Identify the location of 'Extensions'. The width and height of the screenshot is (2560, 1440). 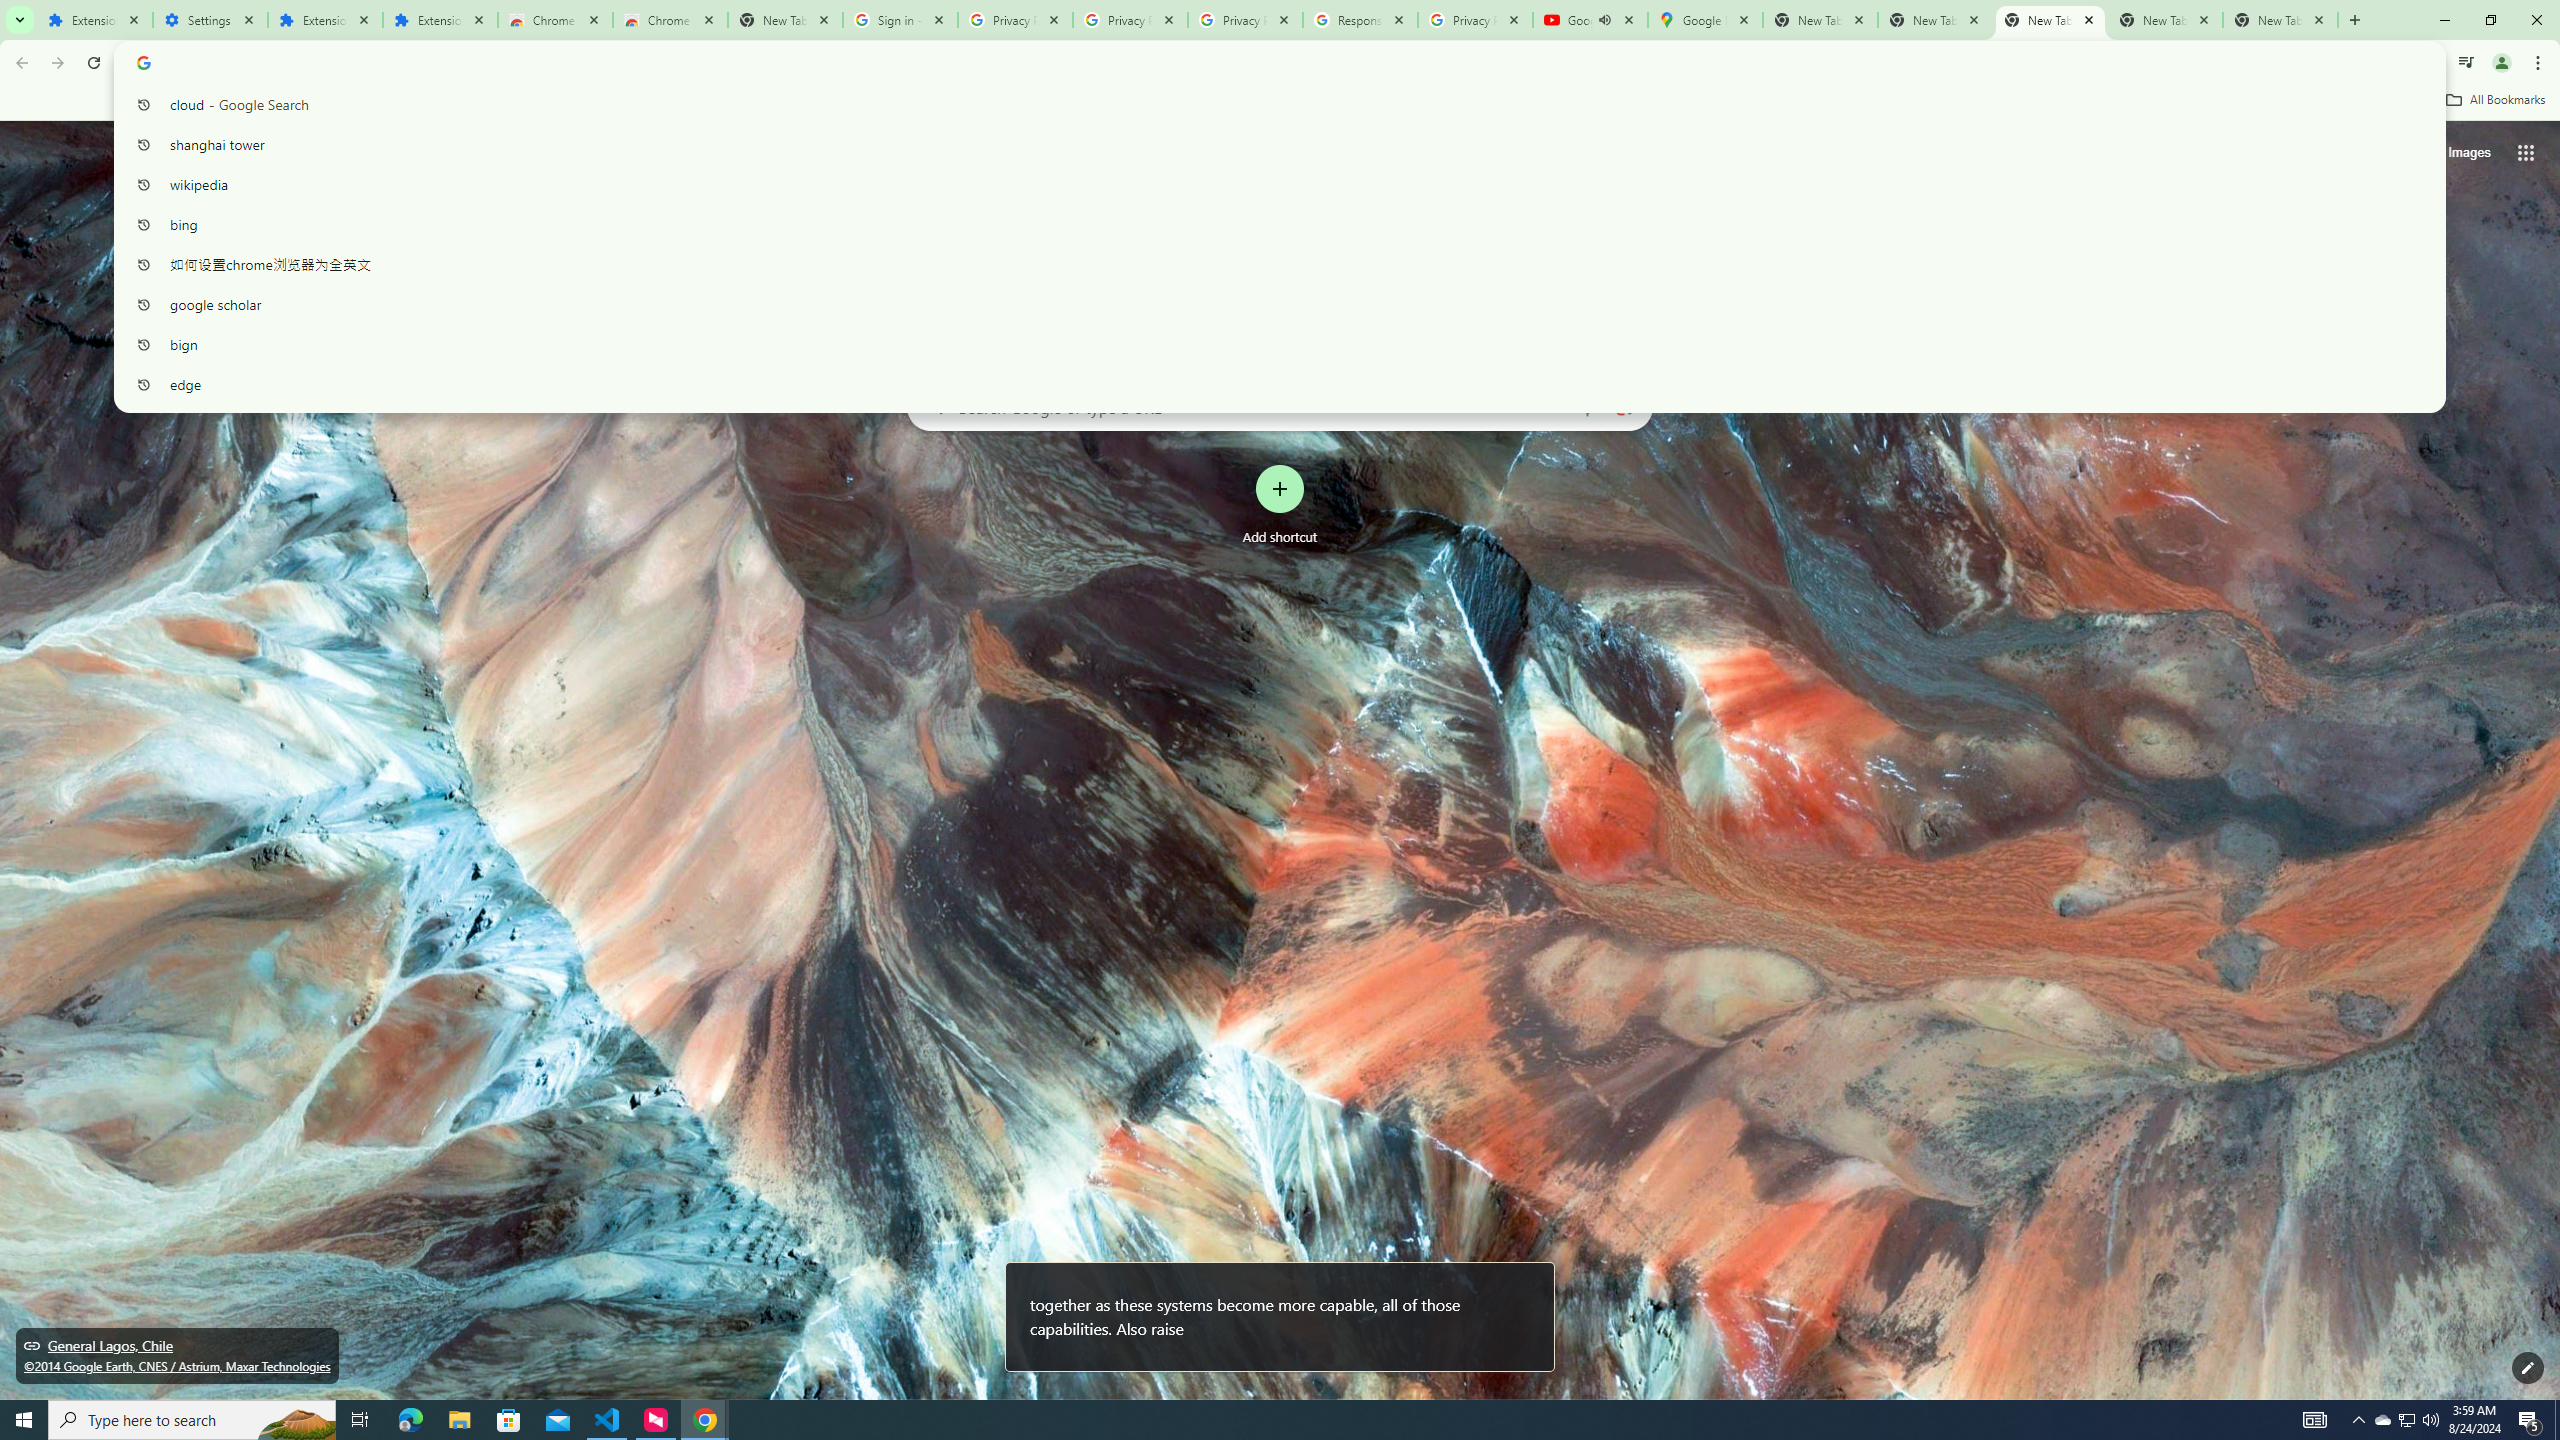
(440, 19).